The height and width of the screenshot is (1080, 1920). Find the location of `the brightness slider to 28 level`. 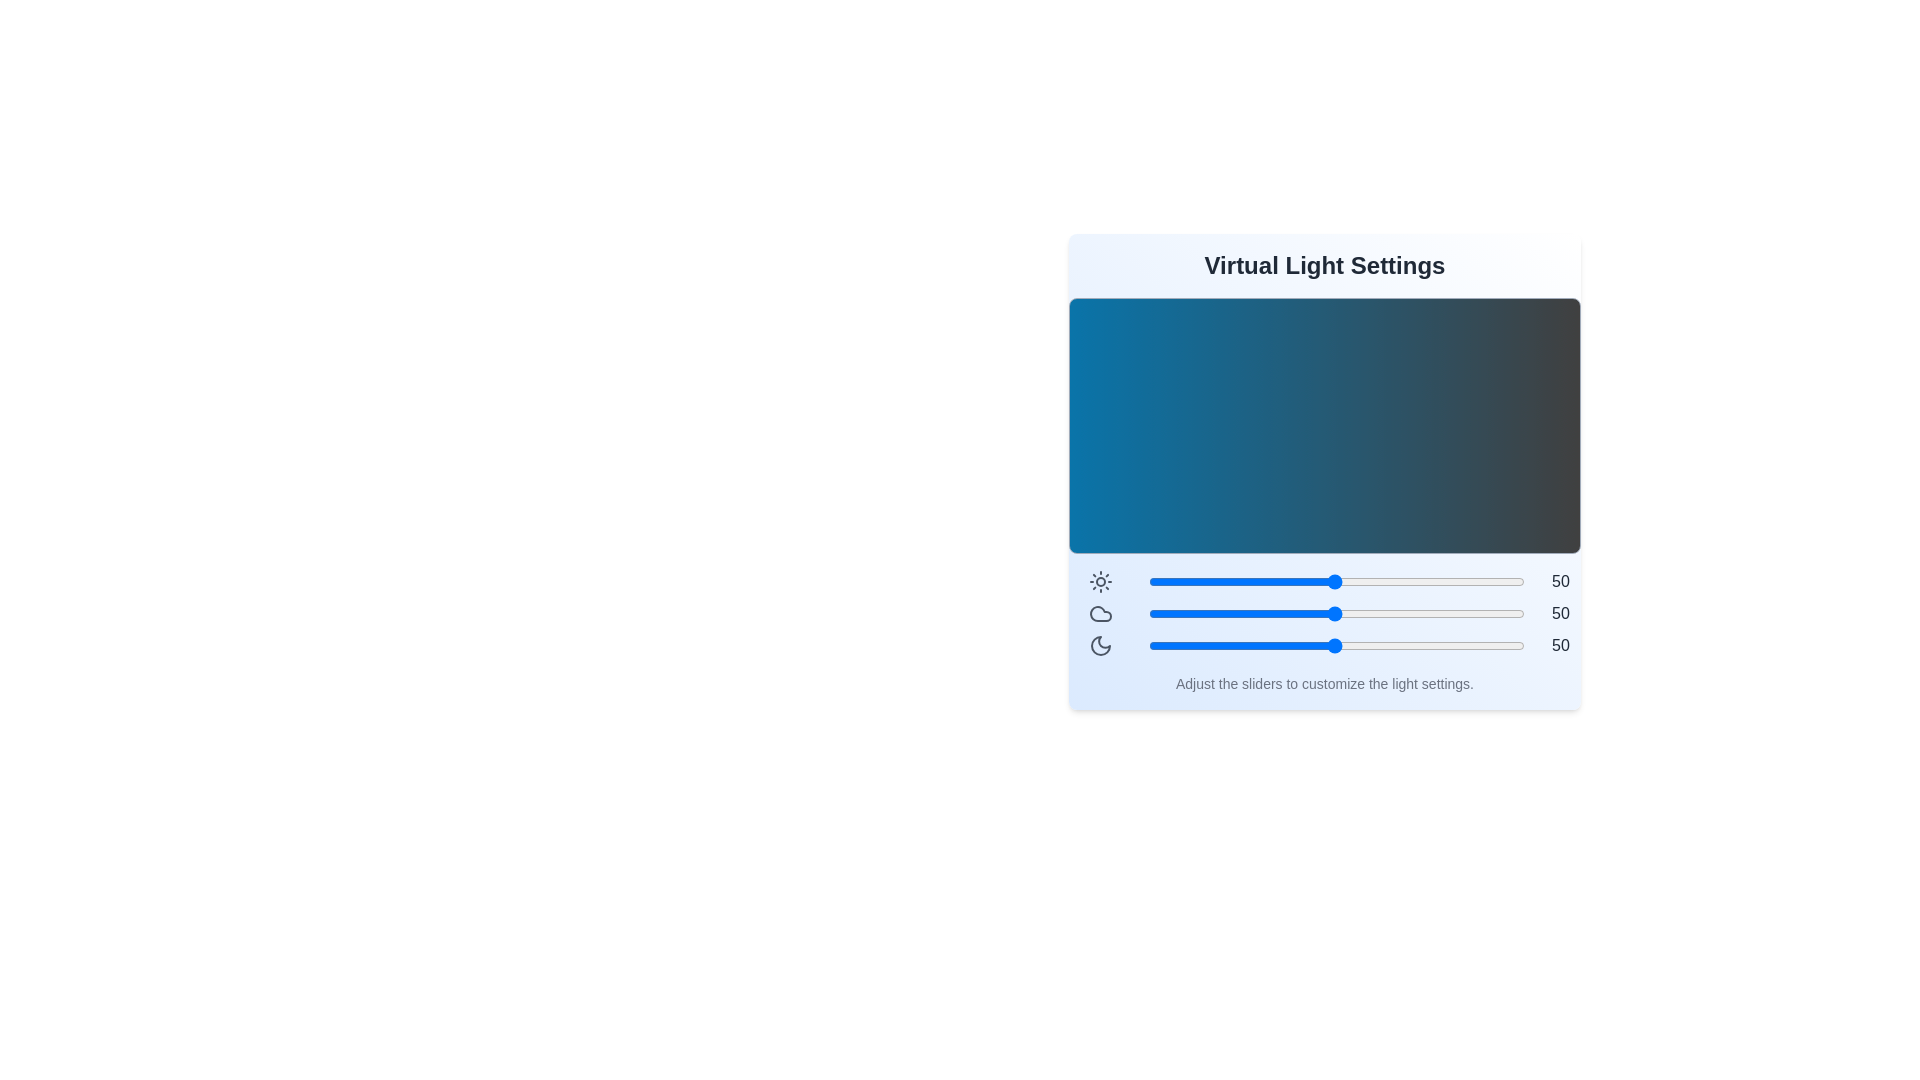

the brightness slider to 28 level is located at coordinates (1250, 582).